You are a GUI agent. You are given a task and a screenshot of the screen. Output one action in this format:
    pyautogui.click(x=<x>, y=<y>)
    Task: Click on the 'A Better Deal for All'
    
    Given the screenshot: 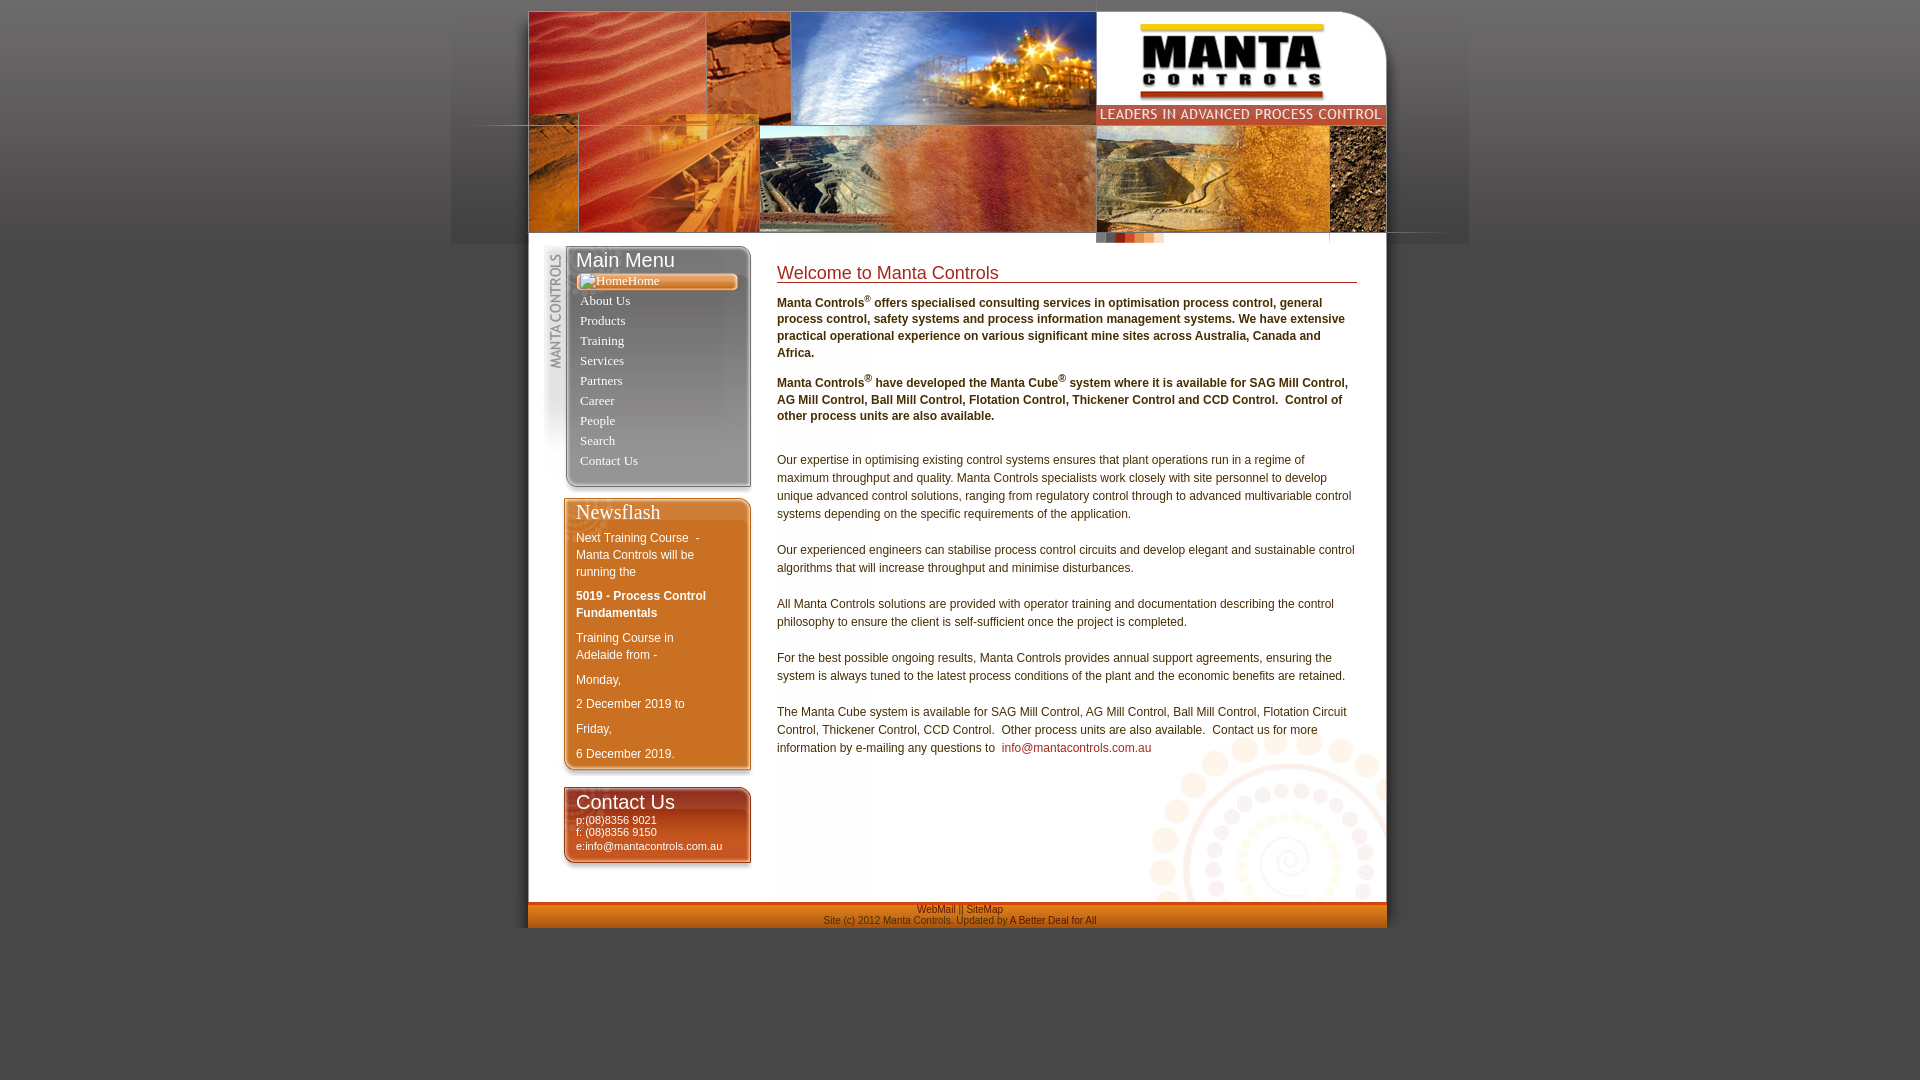 What is the action you would take?
    pyautogui.click(x=1009, y=920)
    